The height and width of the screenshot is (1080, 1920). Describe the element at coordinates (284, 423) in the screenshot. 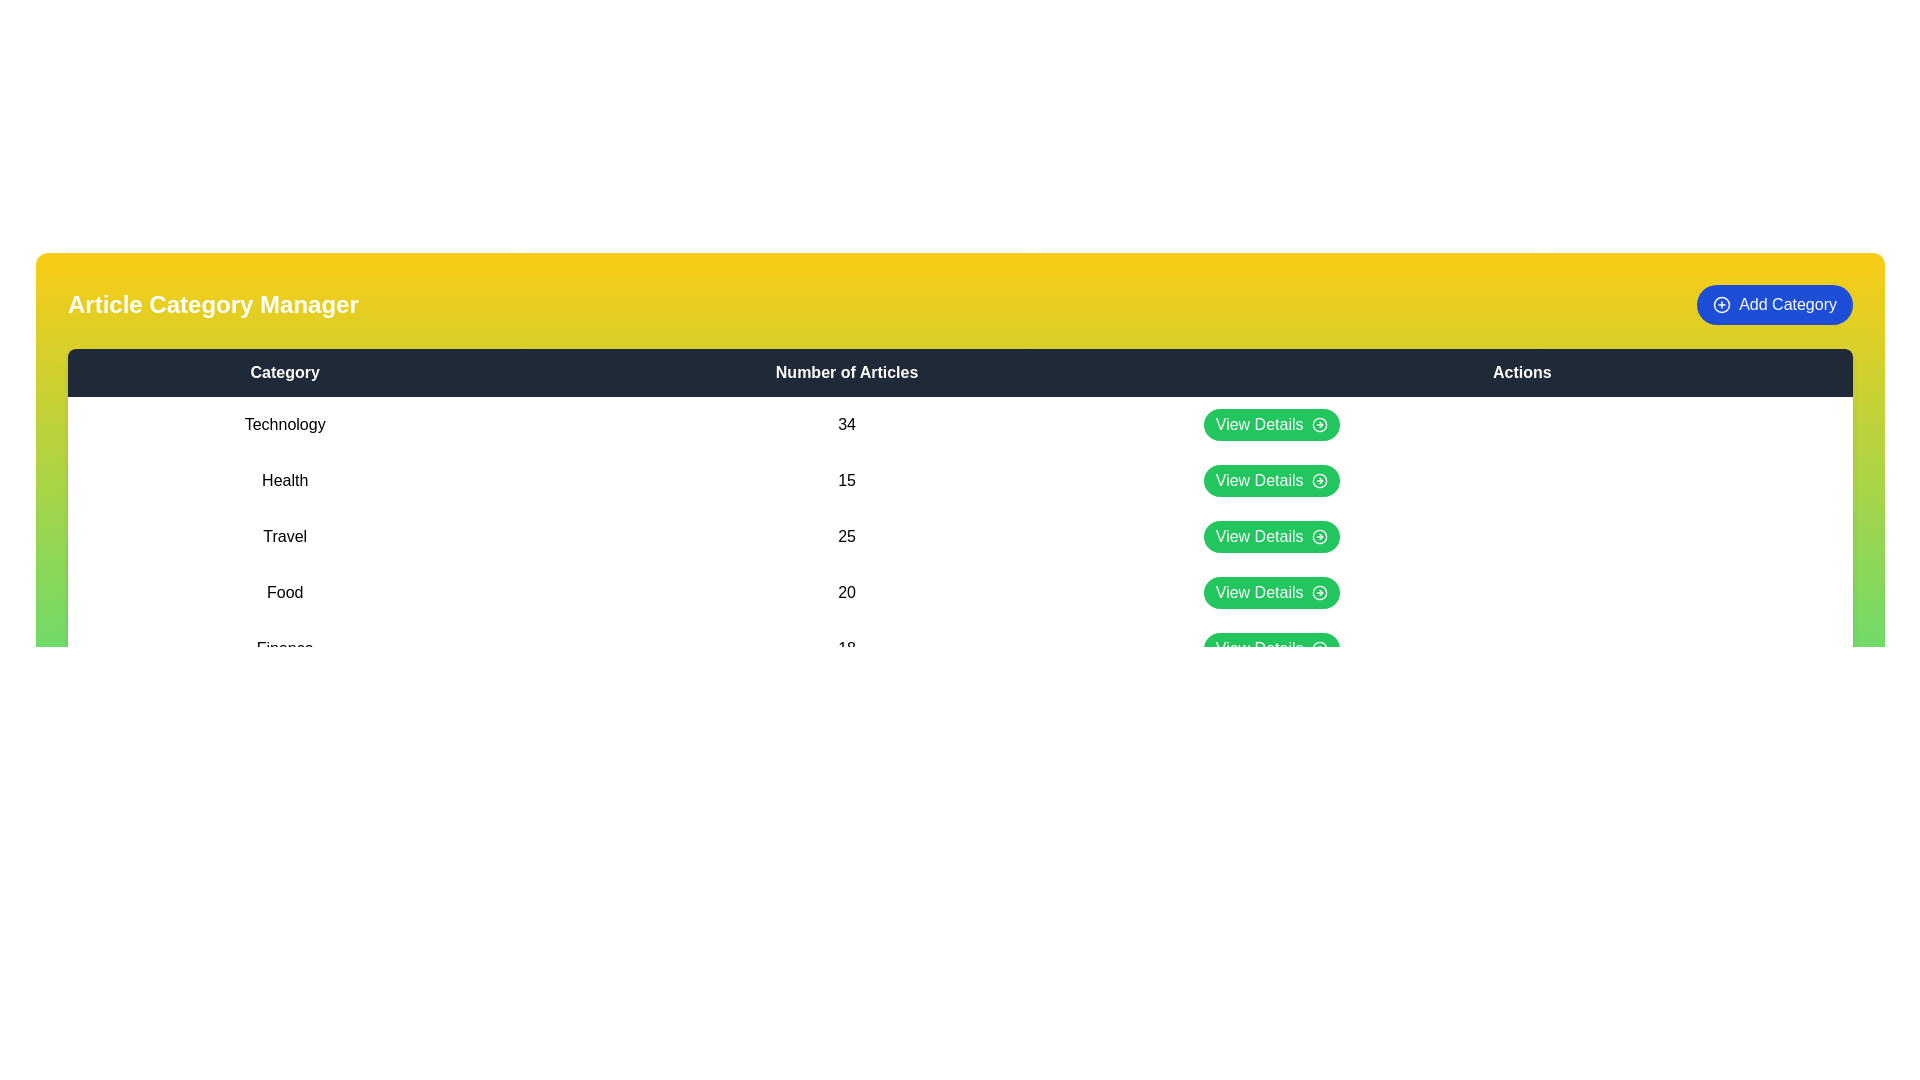

I see `the category name Technology in the table` at that location.